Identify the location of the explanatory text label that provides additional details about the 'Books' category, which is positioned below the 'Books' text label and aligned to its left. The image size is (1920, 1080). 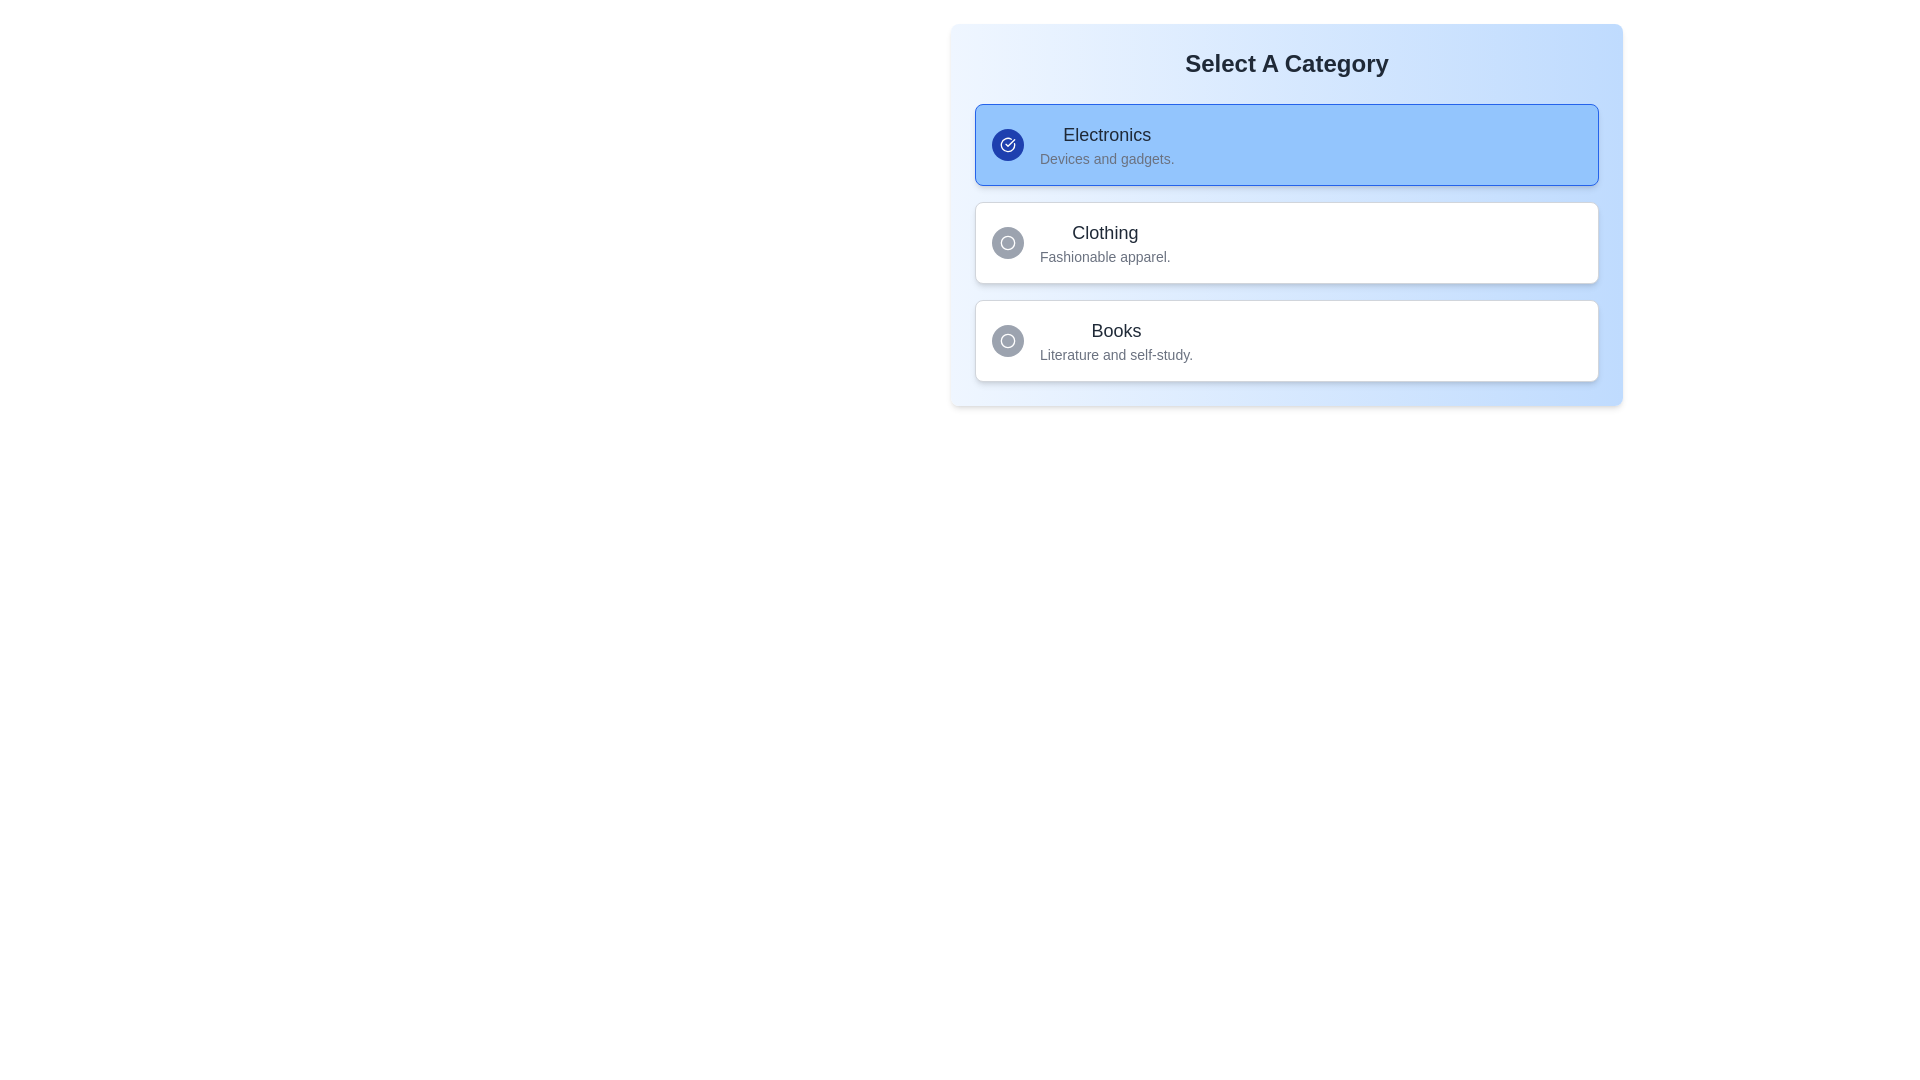
(1115, 353).